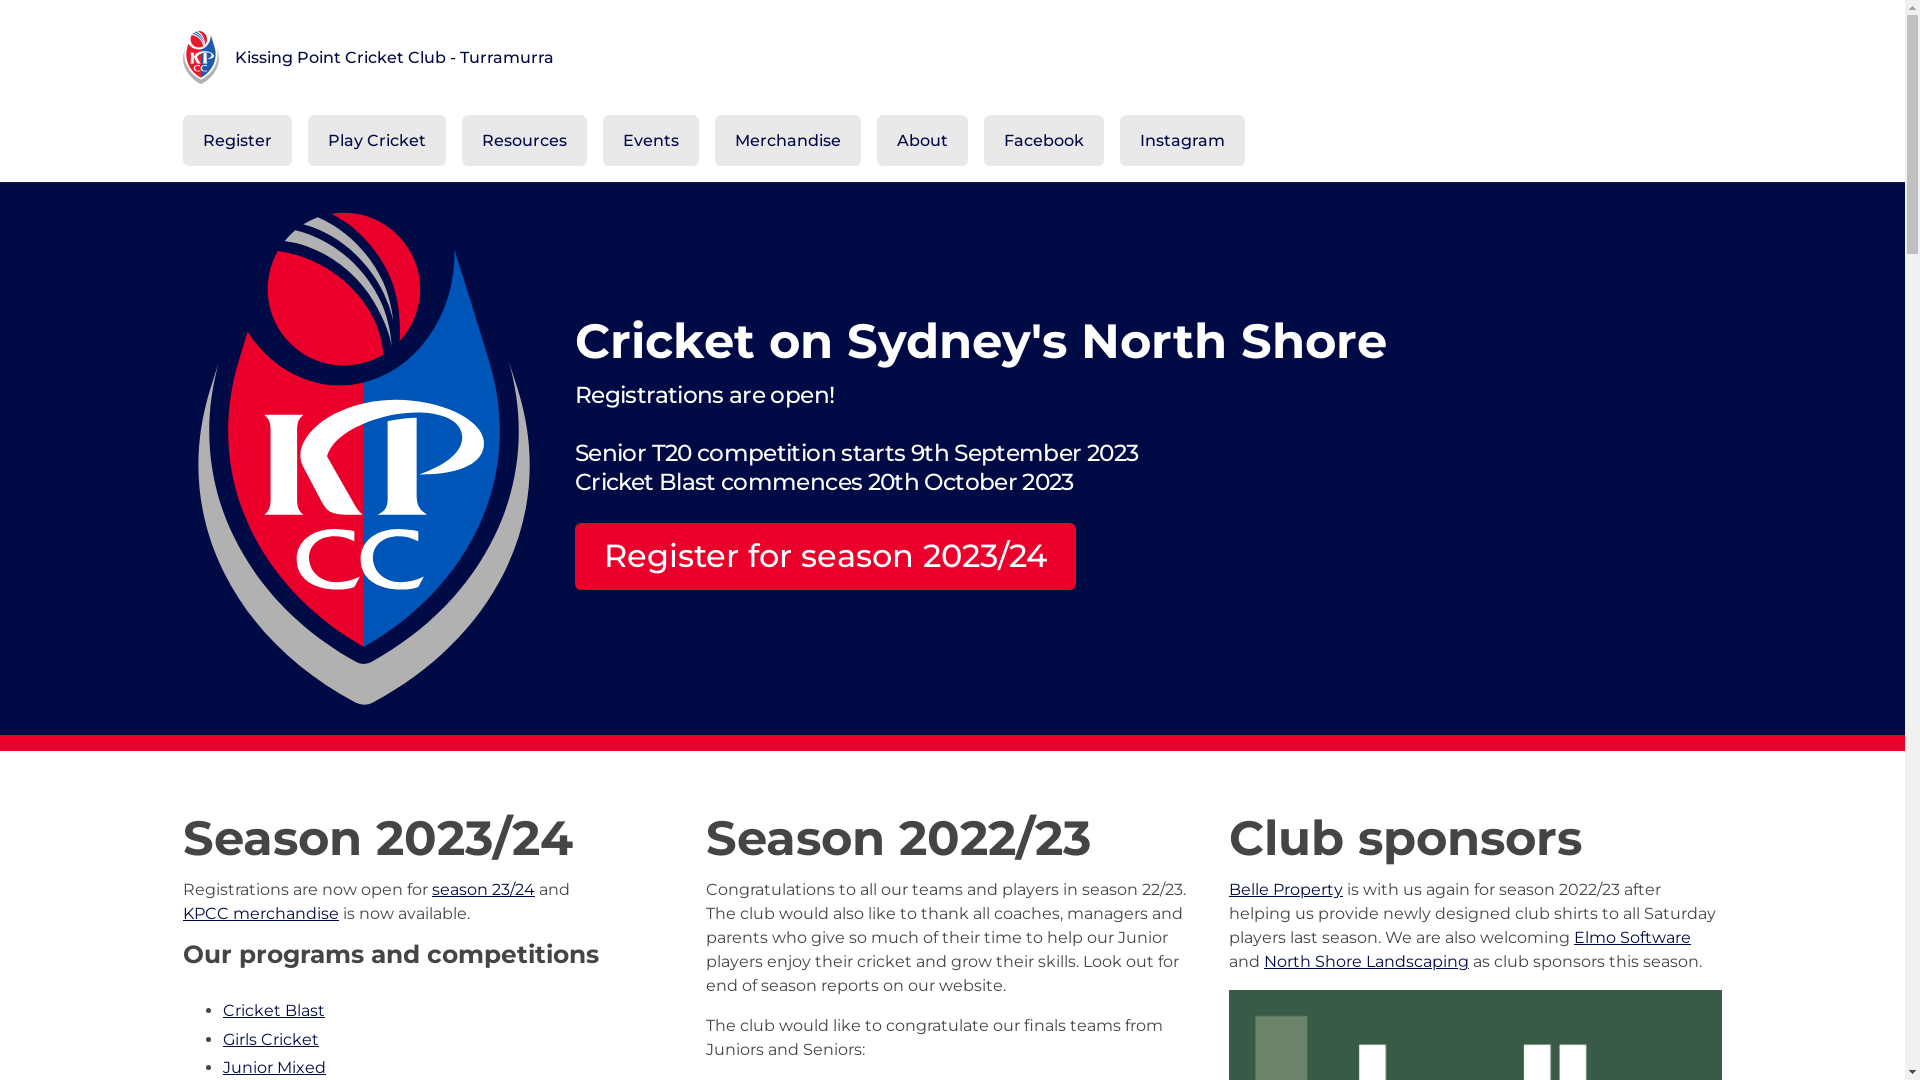  What do you see at coordinates (306, 139) in the screenshot?
I see `'Play Cricket'` at bounding box center [306, 139].